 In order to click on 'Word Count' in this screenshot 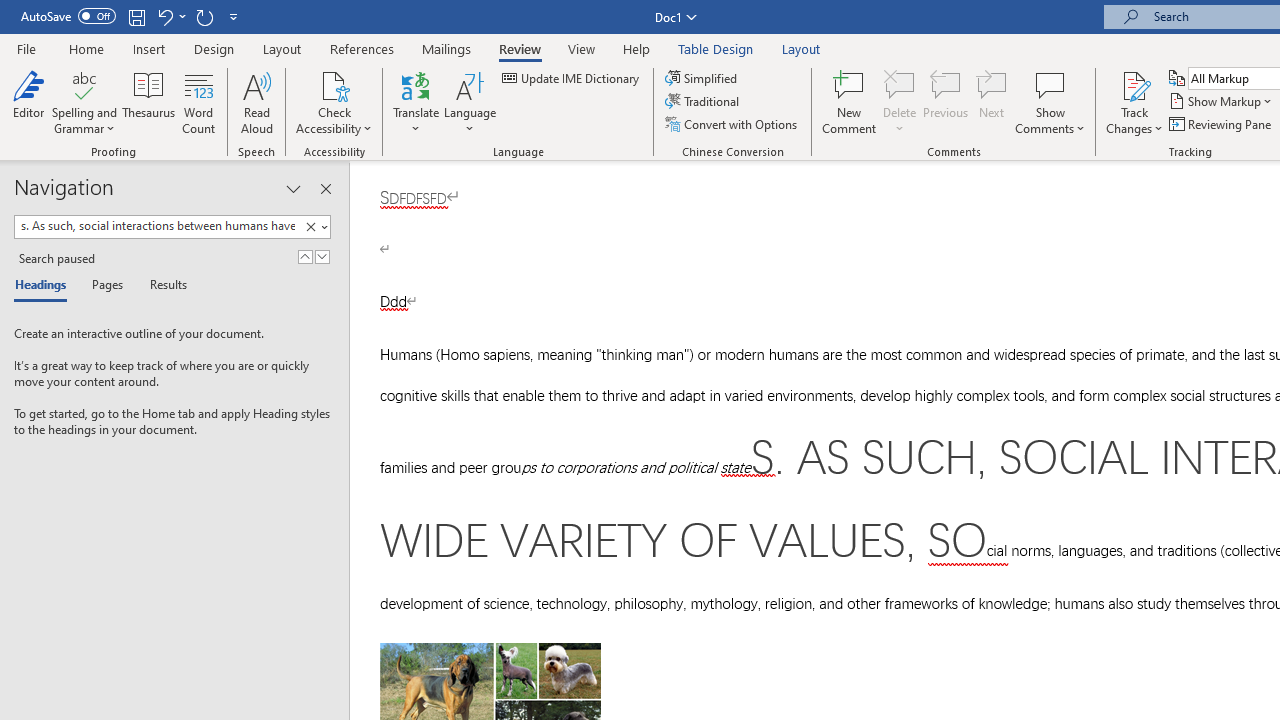, I will do `click(199, 103)`.